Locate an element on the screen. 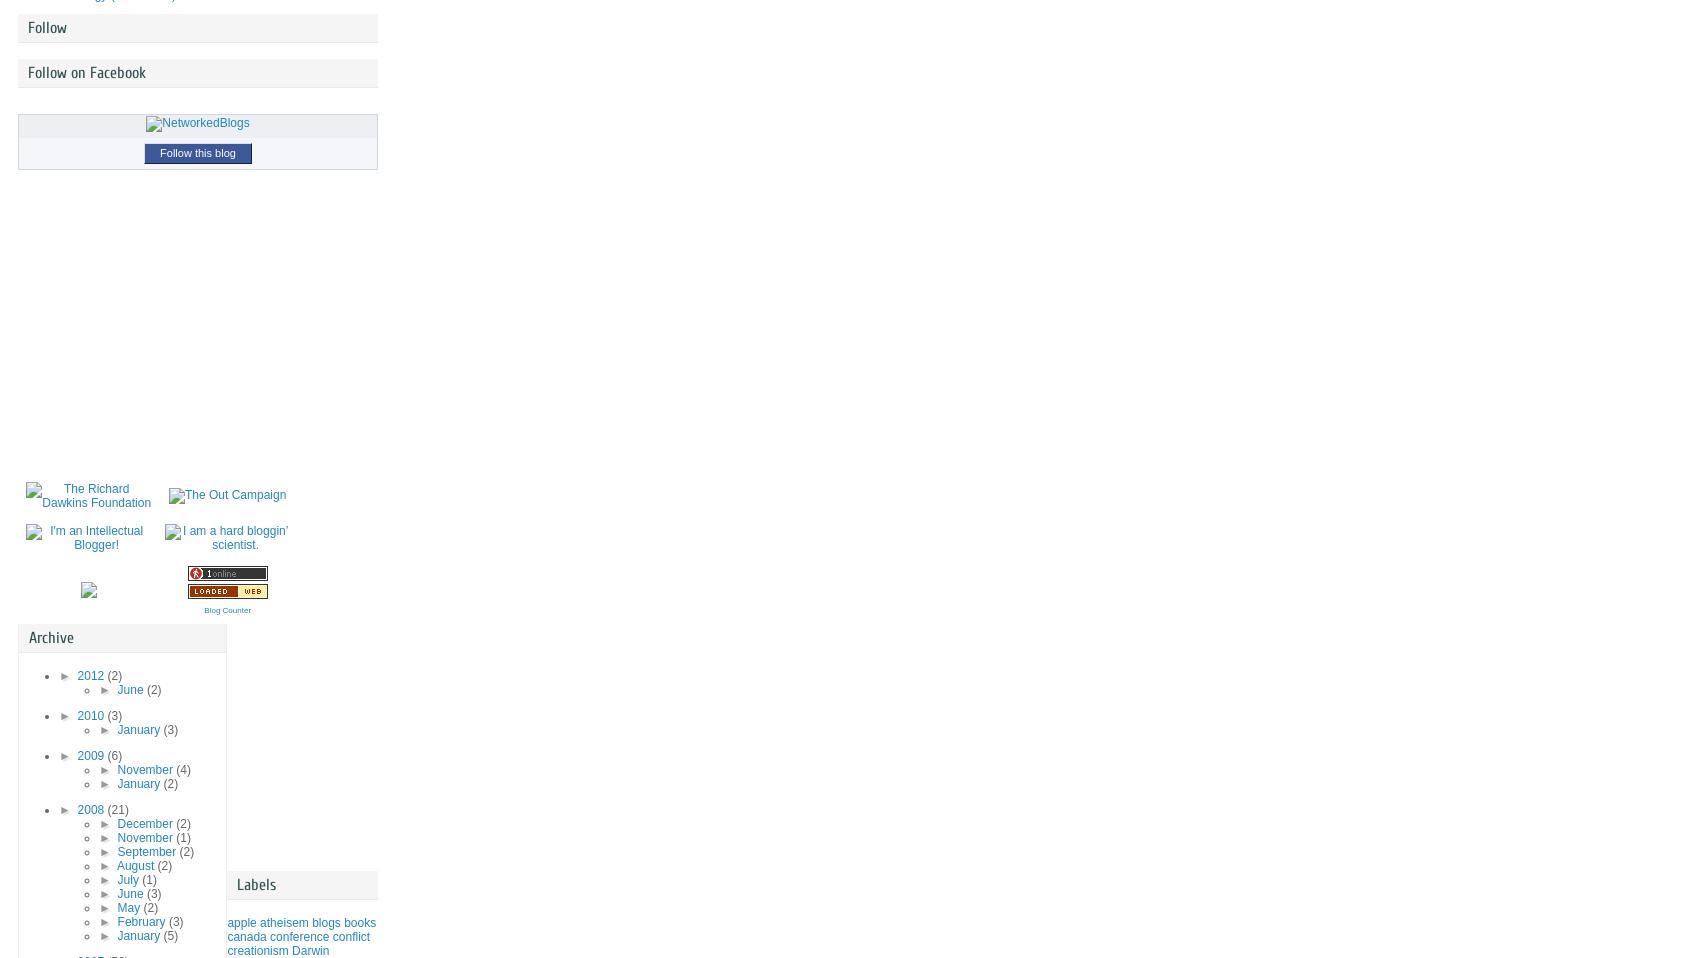  'books' is located at coordinates (343, 923).